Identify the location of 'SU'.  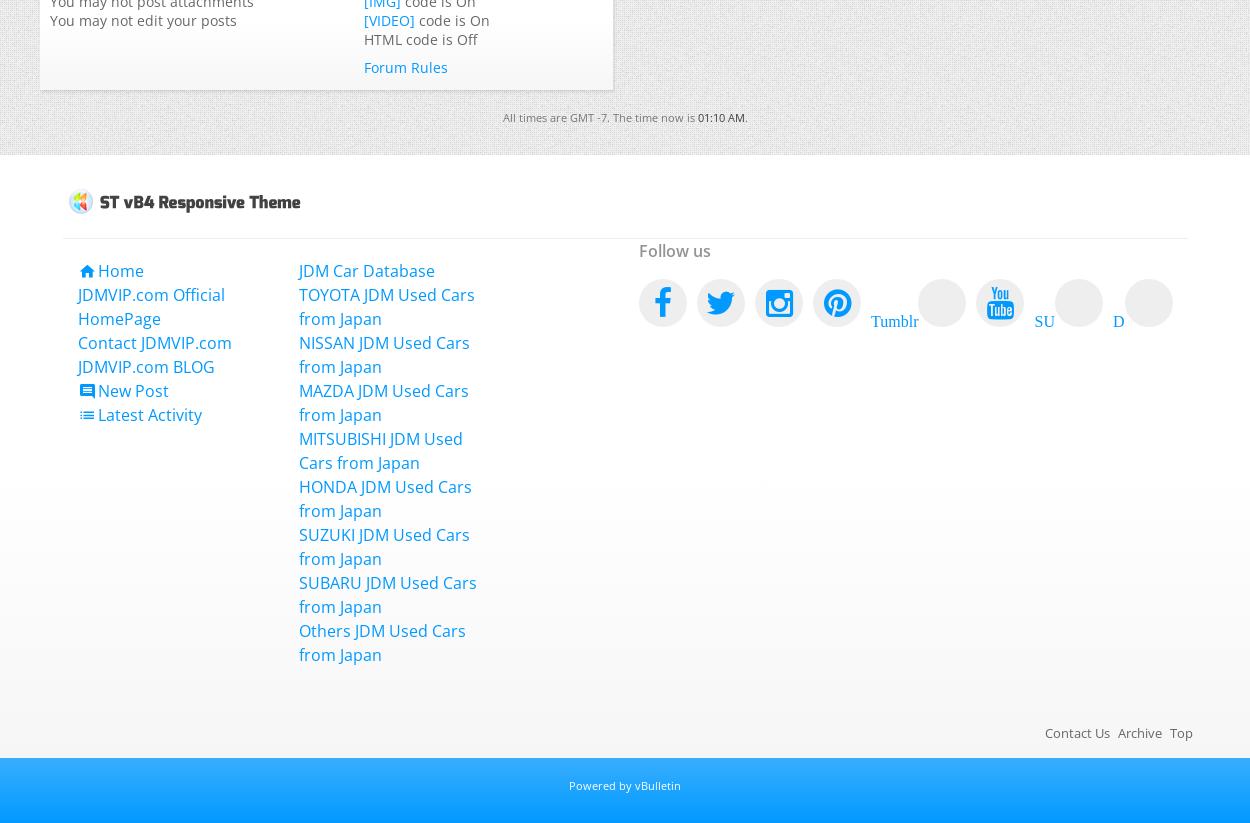
(1044, 317).